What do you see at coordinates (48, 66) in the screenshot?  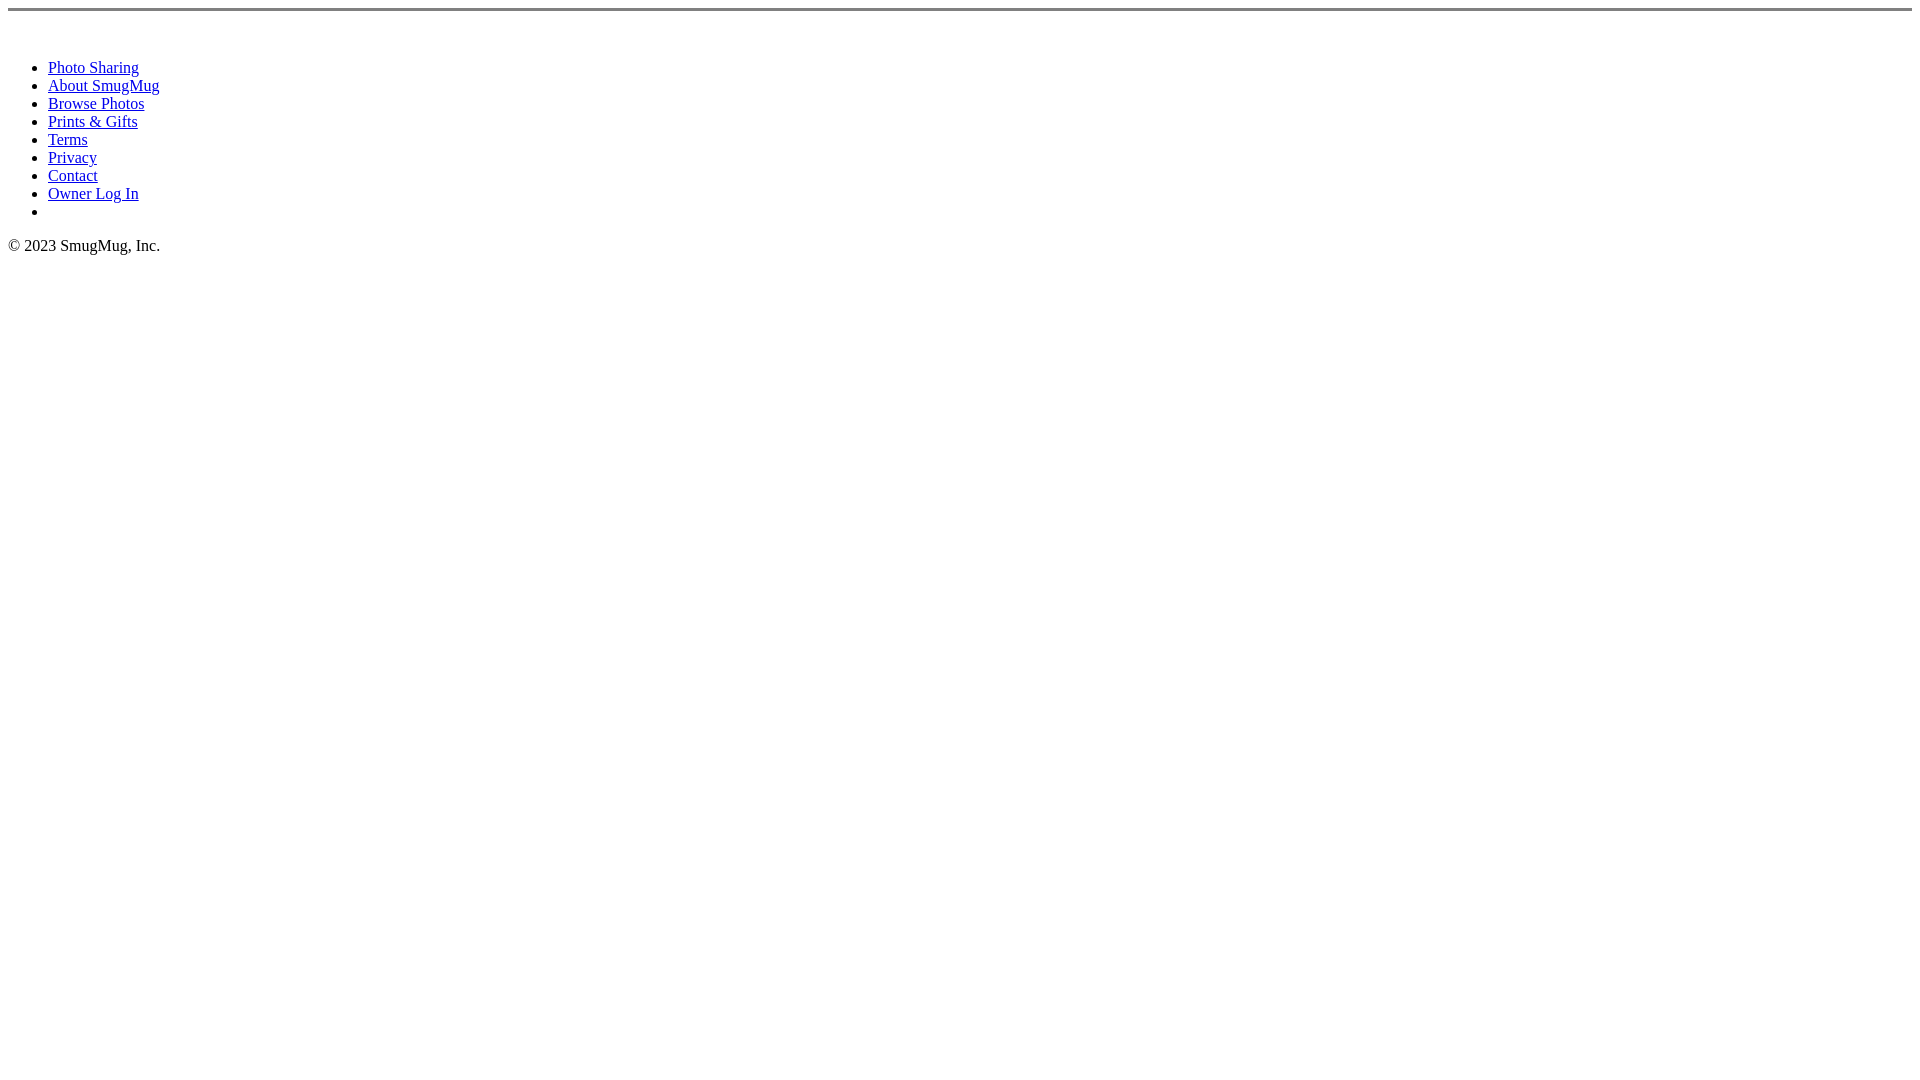 I see `'Photo Sharing'` at bounding box center [48, 66].